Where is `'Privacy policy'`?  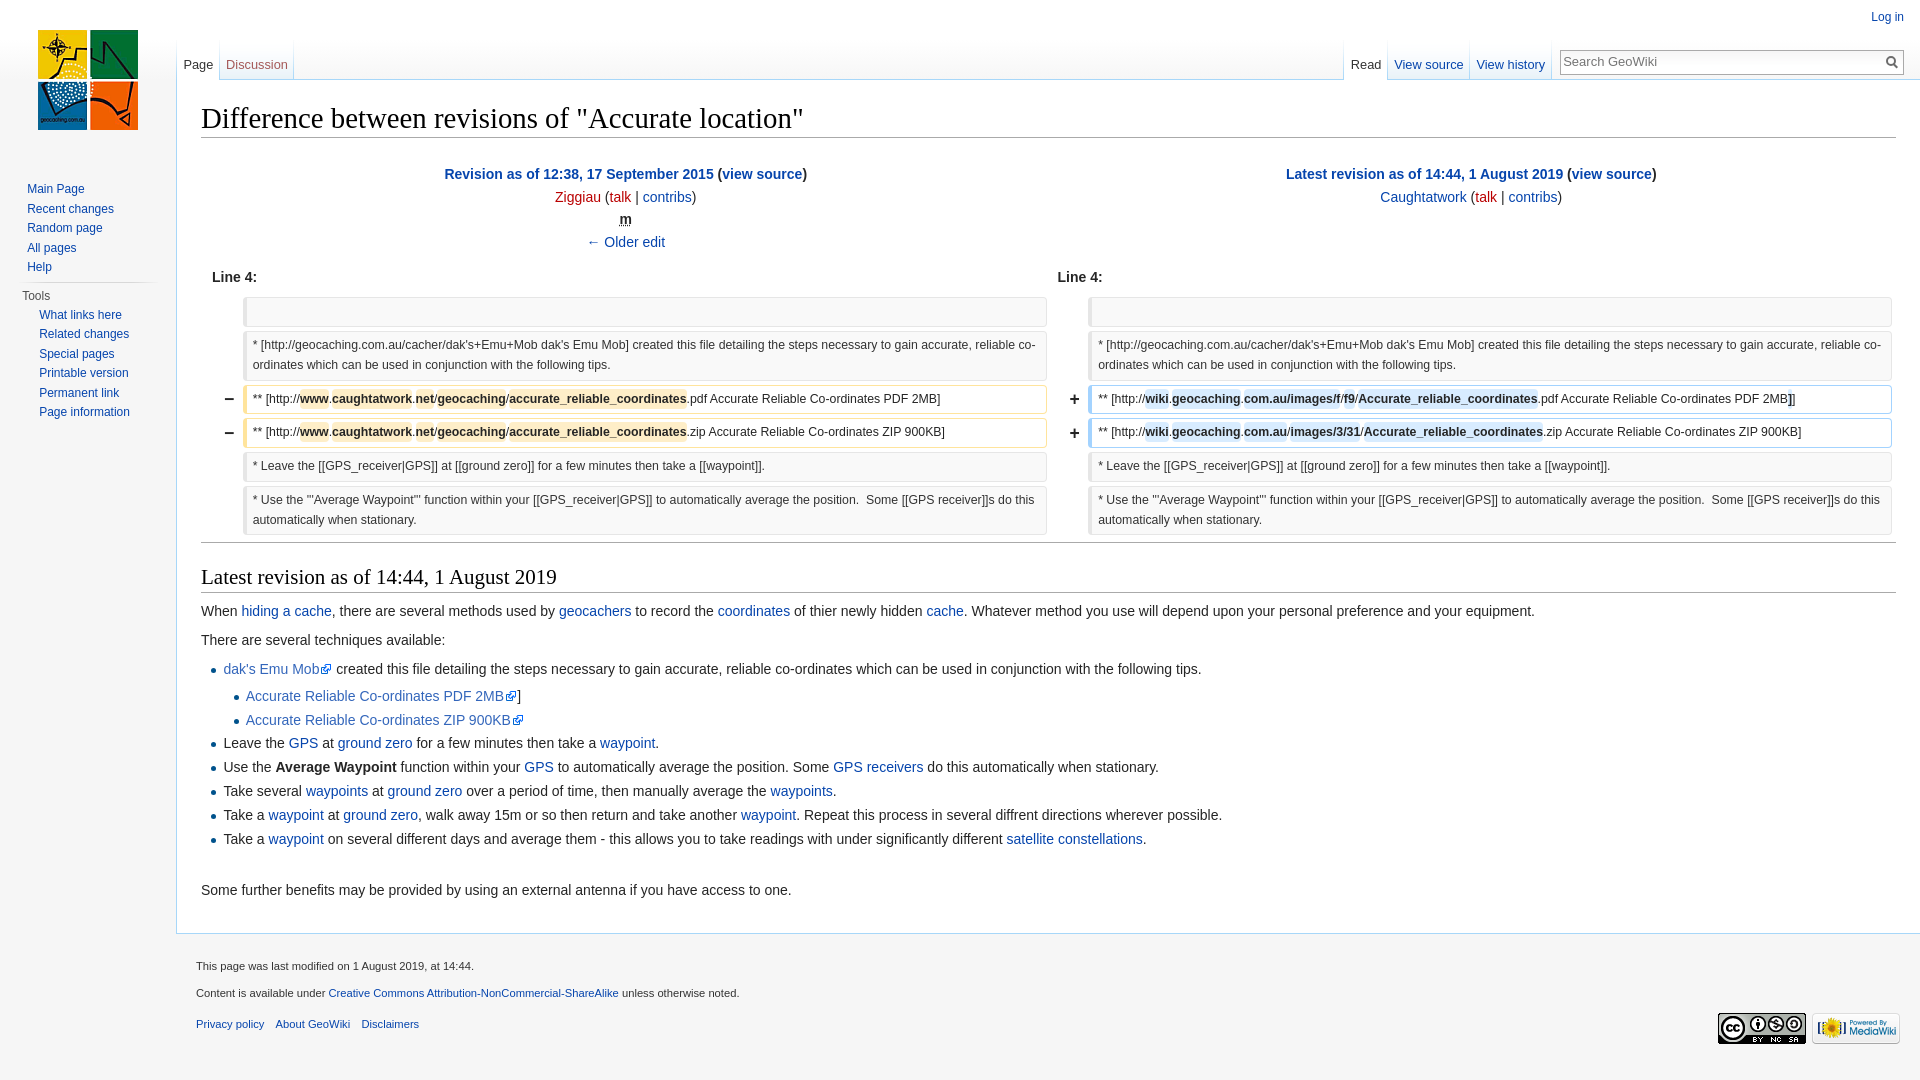 'Privacy policy' is located at coordinates (230, 1023).